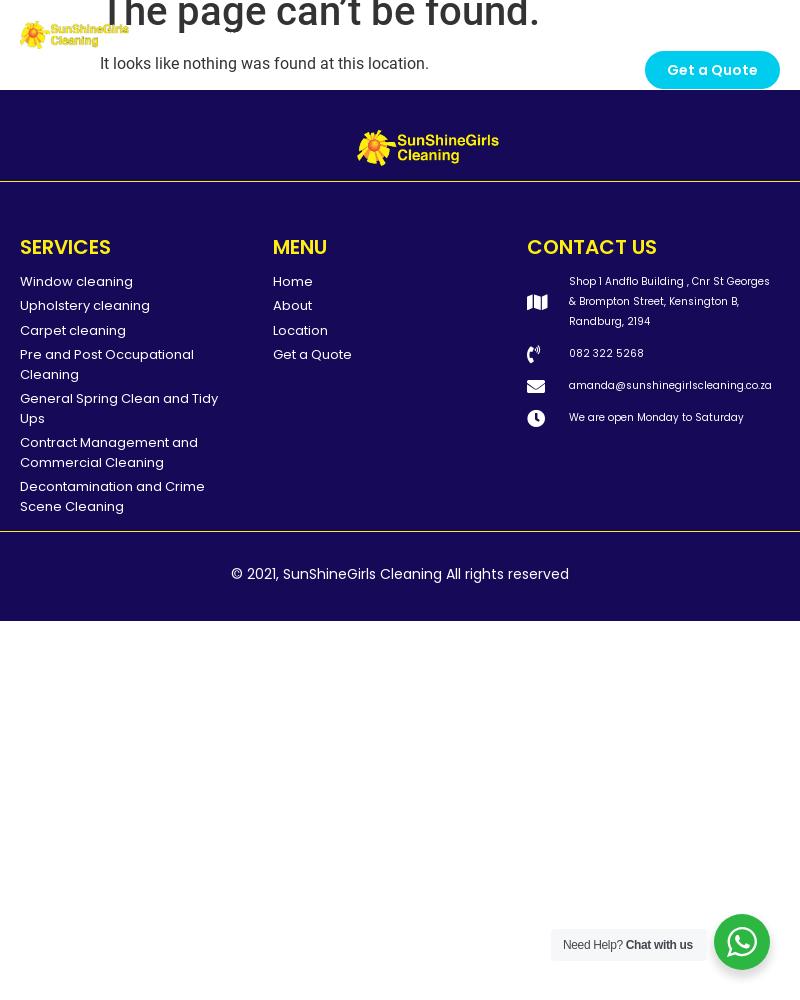  I want to click on 'Shop 1 Andflo Building , Cnr St Georges & Brompton Street, Kensington B, Randburg, 2194', so click(669, 300).